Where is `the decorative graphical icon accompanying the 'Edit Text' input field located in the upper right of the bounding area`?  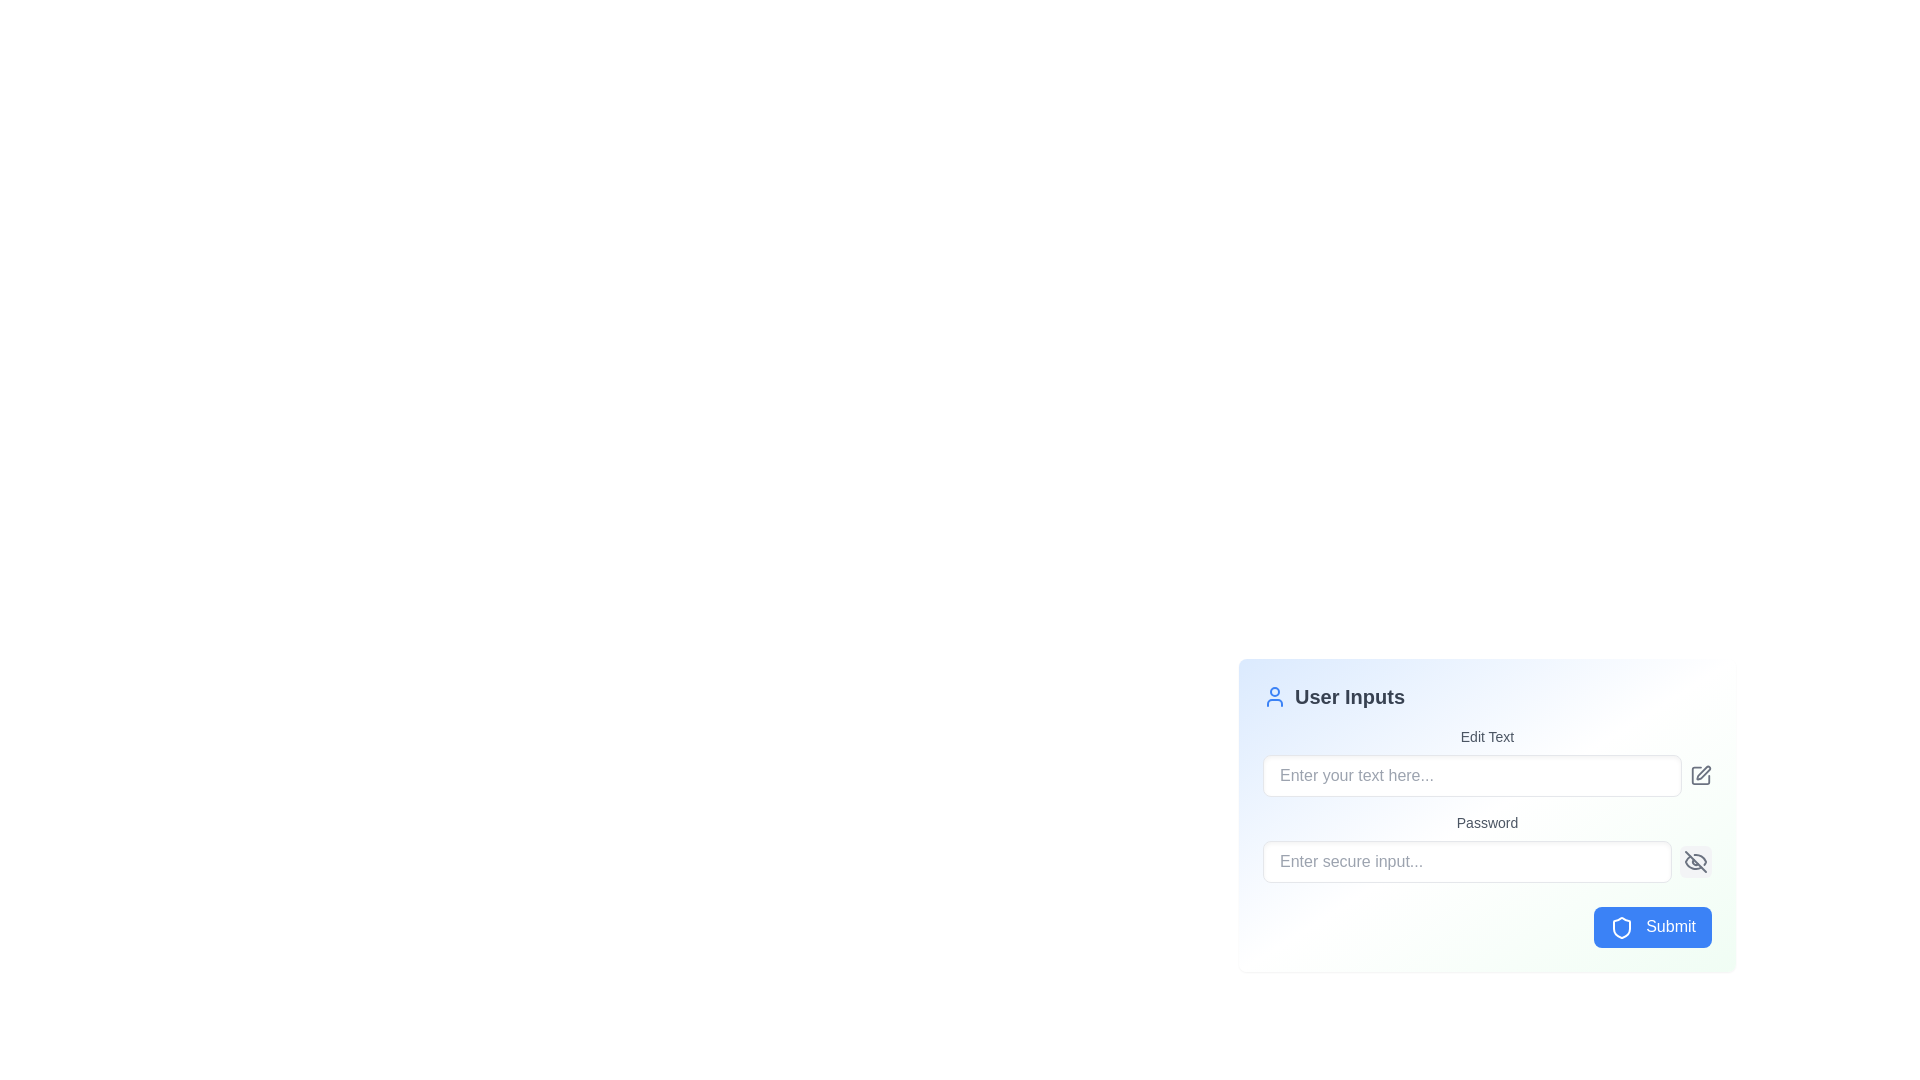
the decorative graphical icon accompanying the 'Edit Text' input field located in the upper right of the bounding area is located at coordinates (1699, 774).